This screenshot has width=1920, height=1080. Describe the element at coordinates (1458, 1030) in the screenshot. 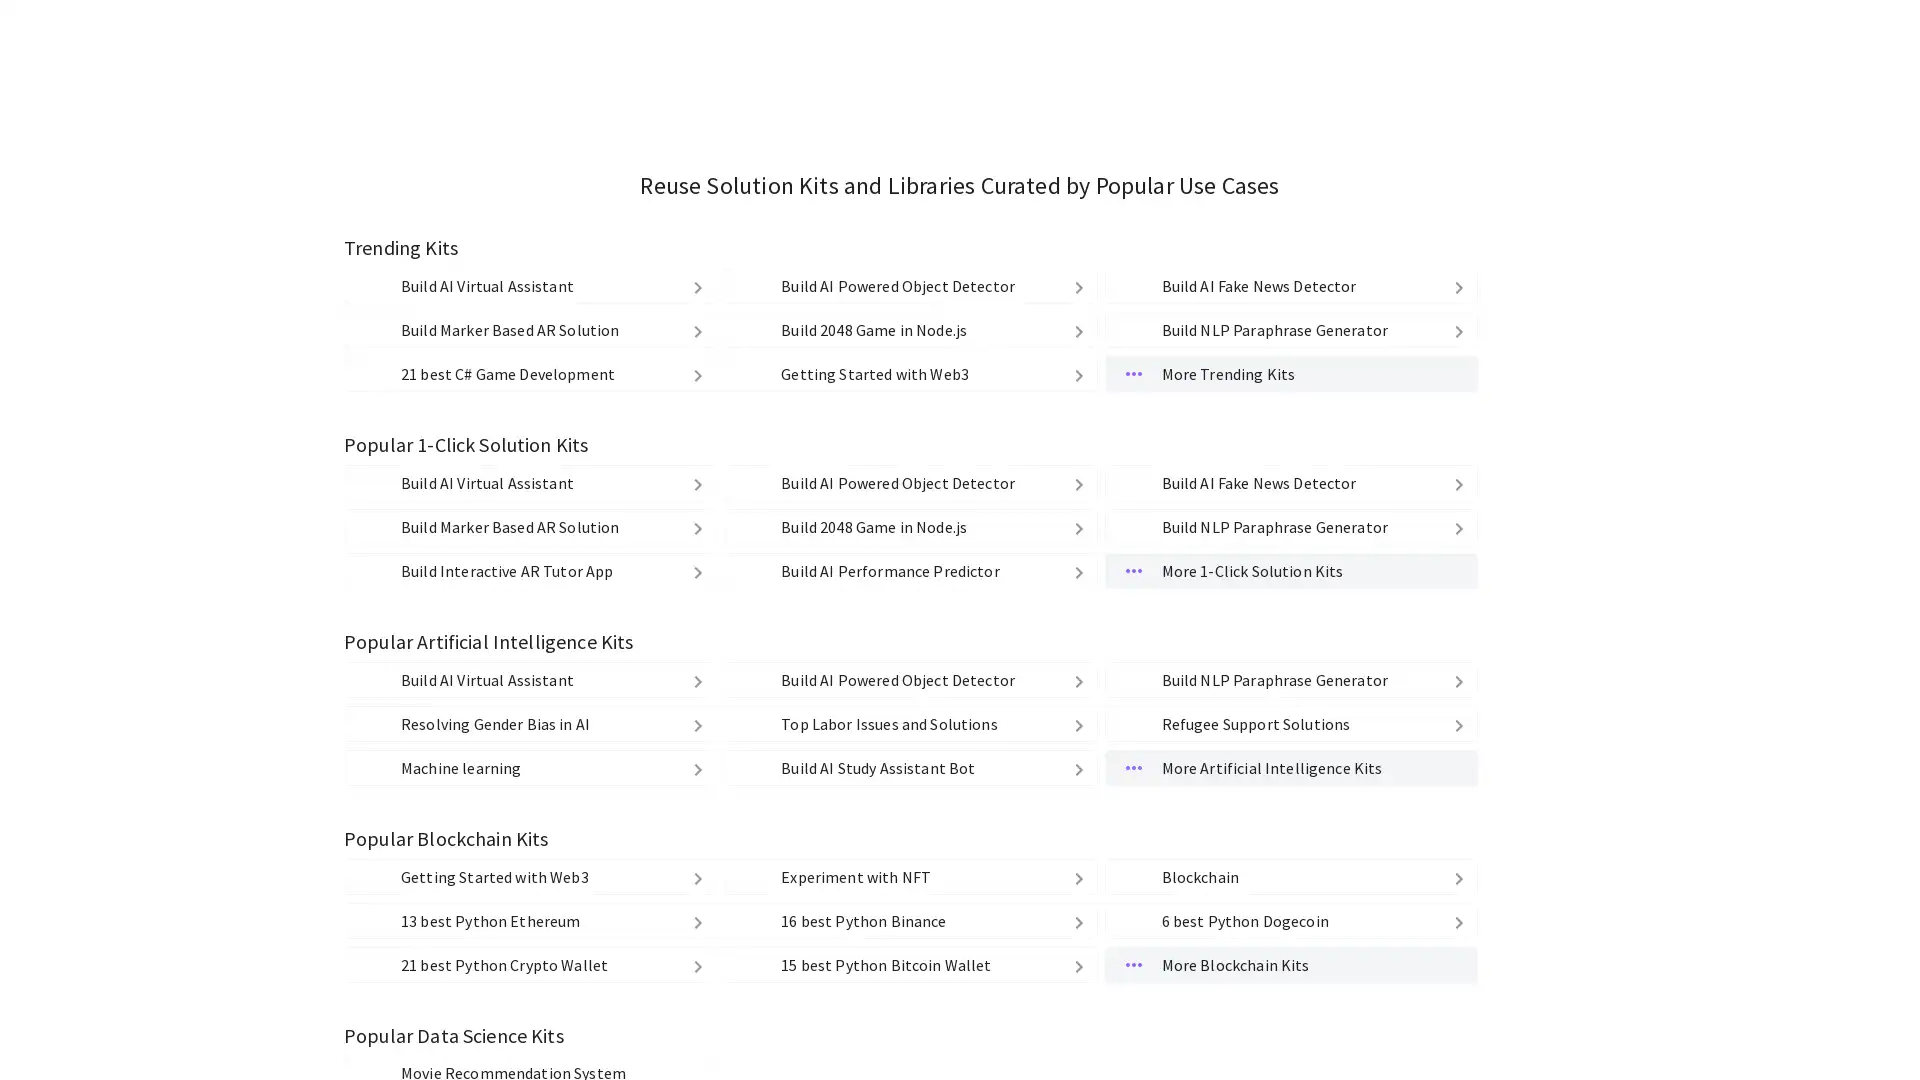

I see `delete` at that location.